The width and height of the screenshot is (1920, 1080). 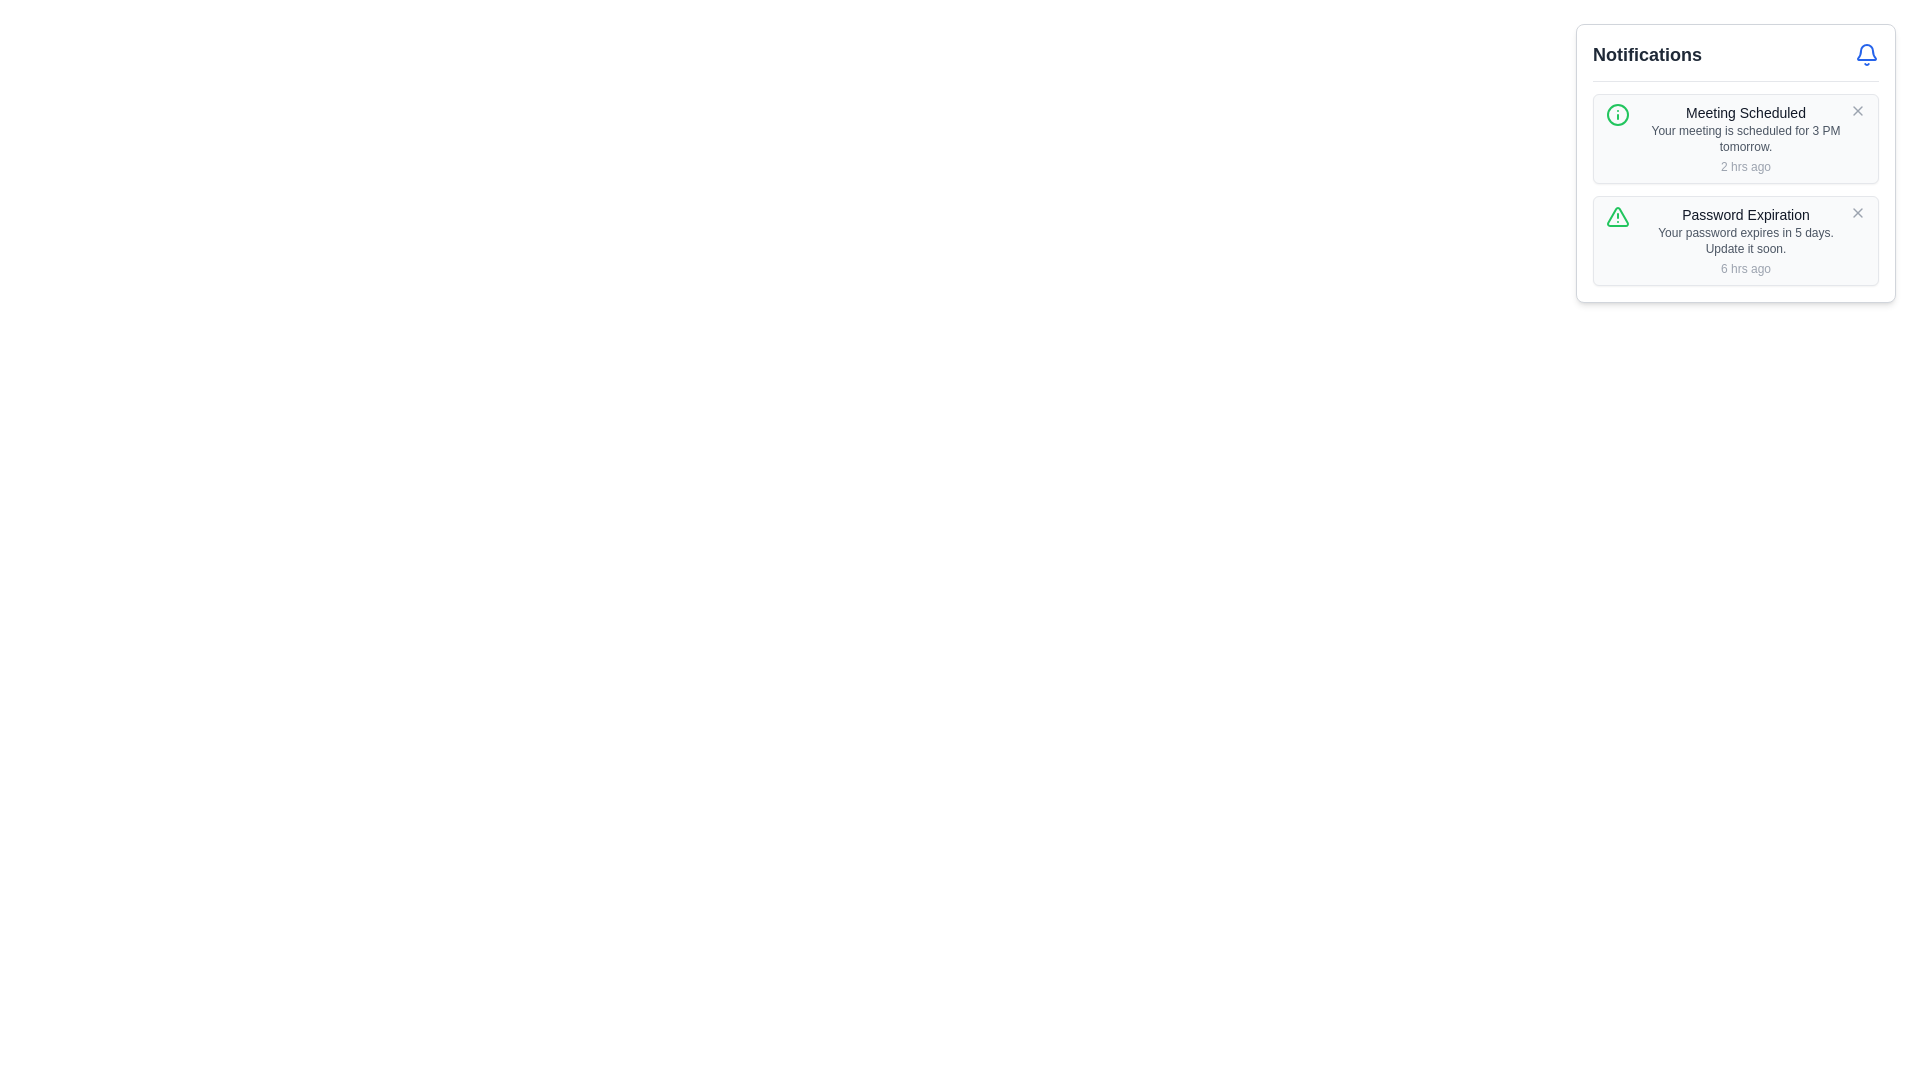 I want to click on the text element displaying '2 hrs ago', which is styled in light gray and located below the 'Your meeting is scheduled for 3 PM tomorrow' text in the notifications section, so click(x=1745, y=165).